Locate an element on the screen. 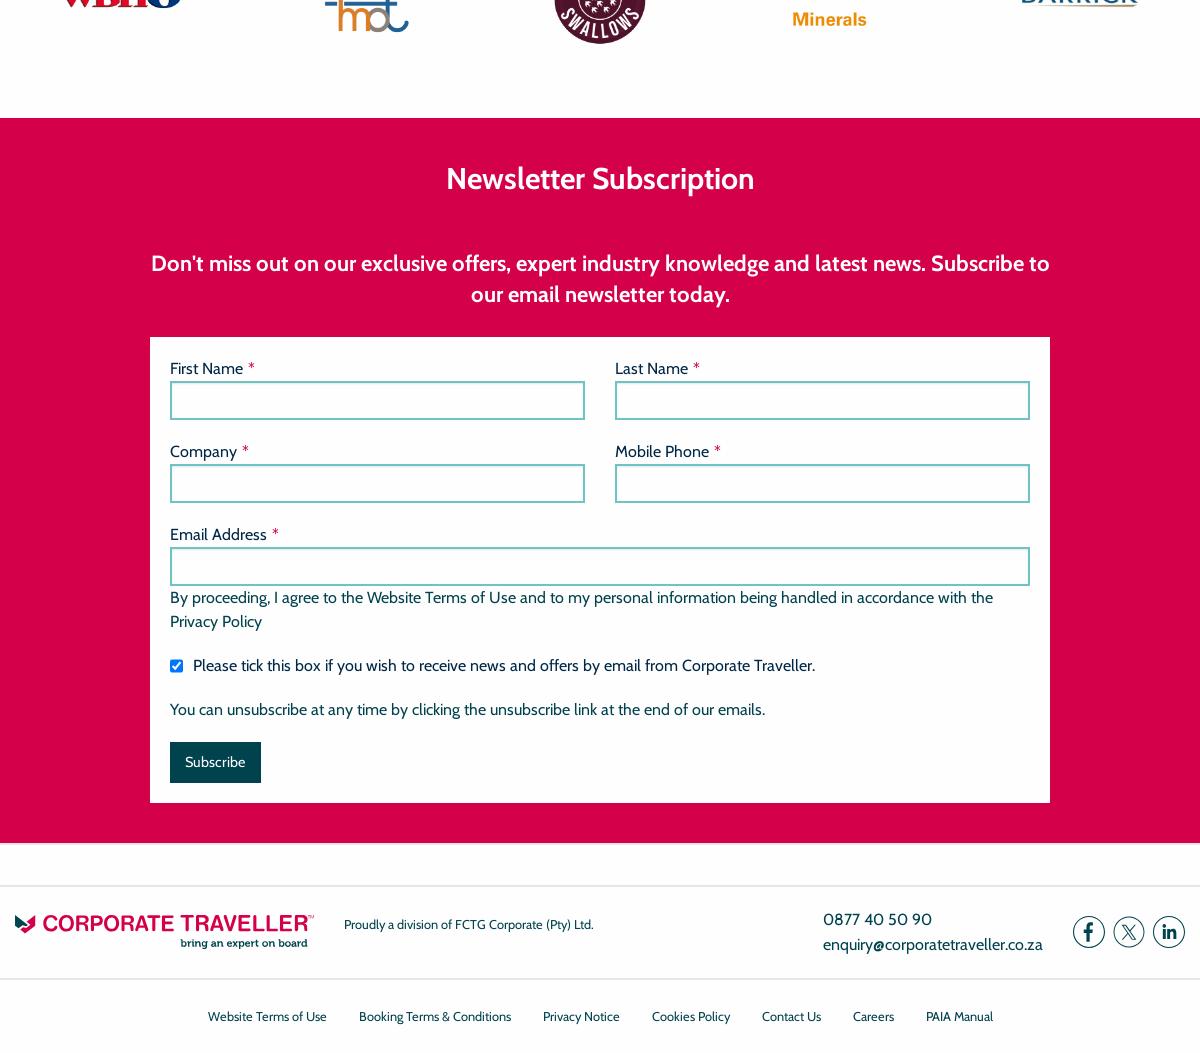 This screenshot has width=1200, height=1053. 'Privacy Notice' is located at coordinates (579, 1015).